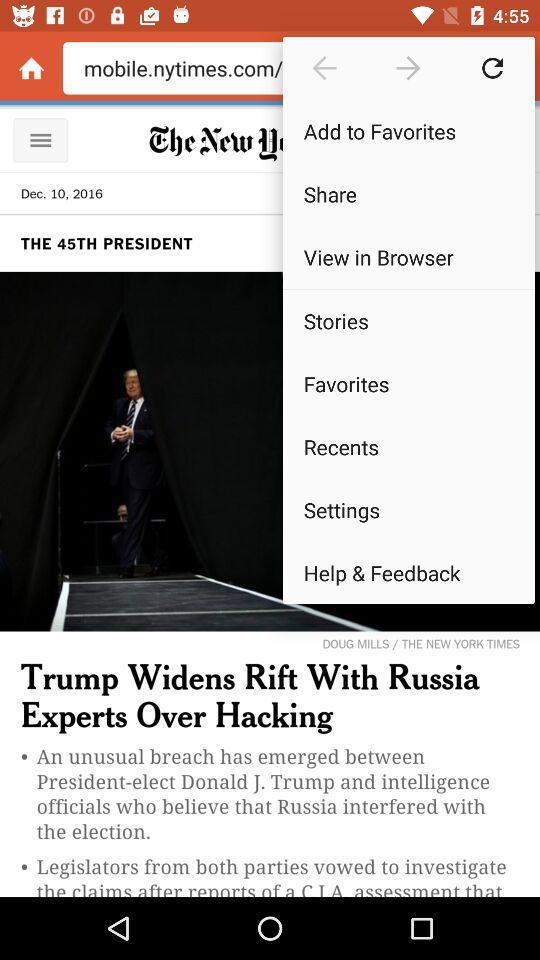 The image size is (540, 960). I want to click on go forward, so click(407, 68).